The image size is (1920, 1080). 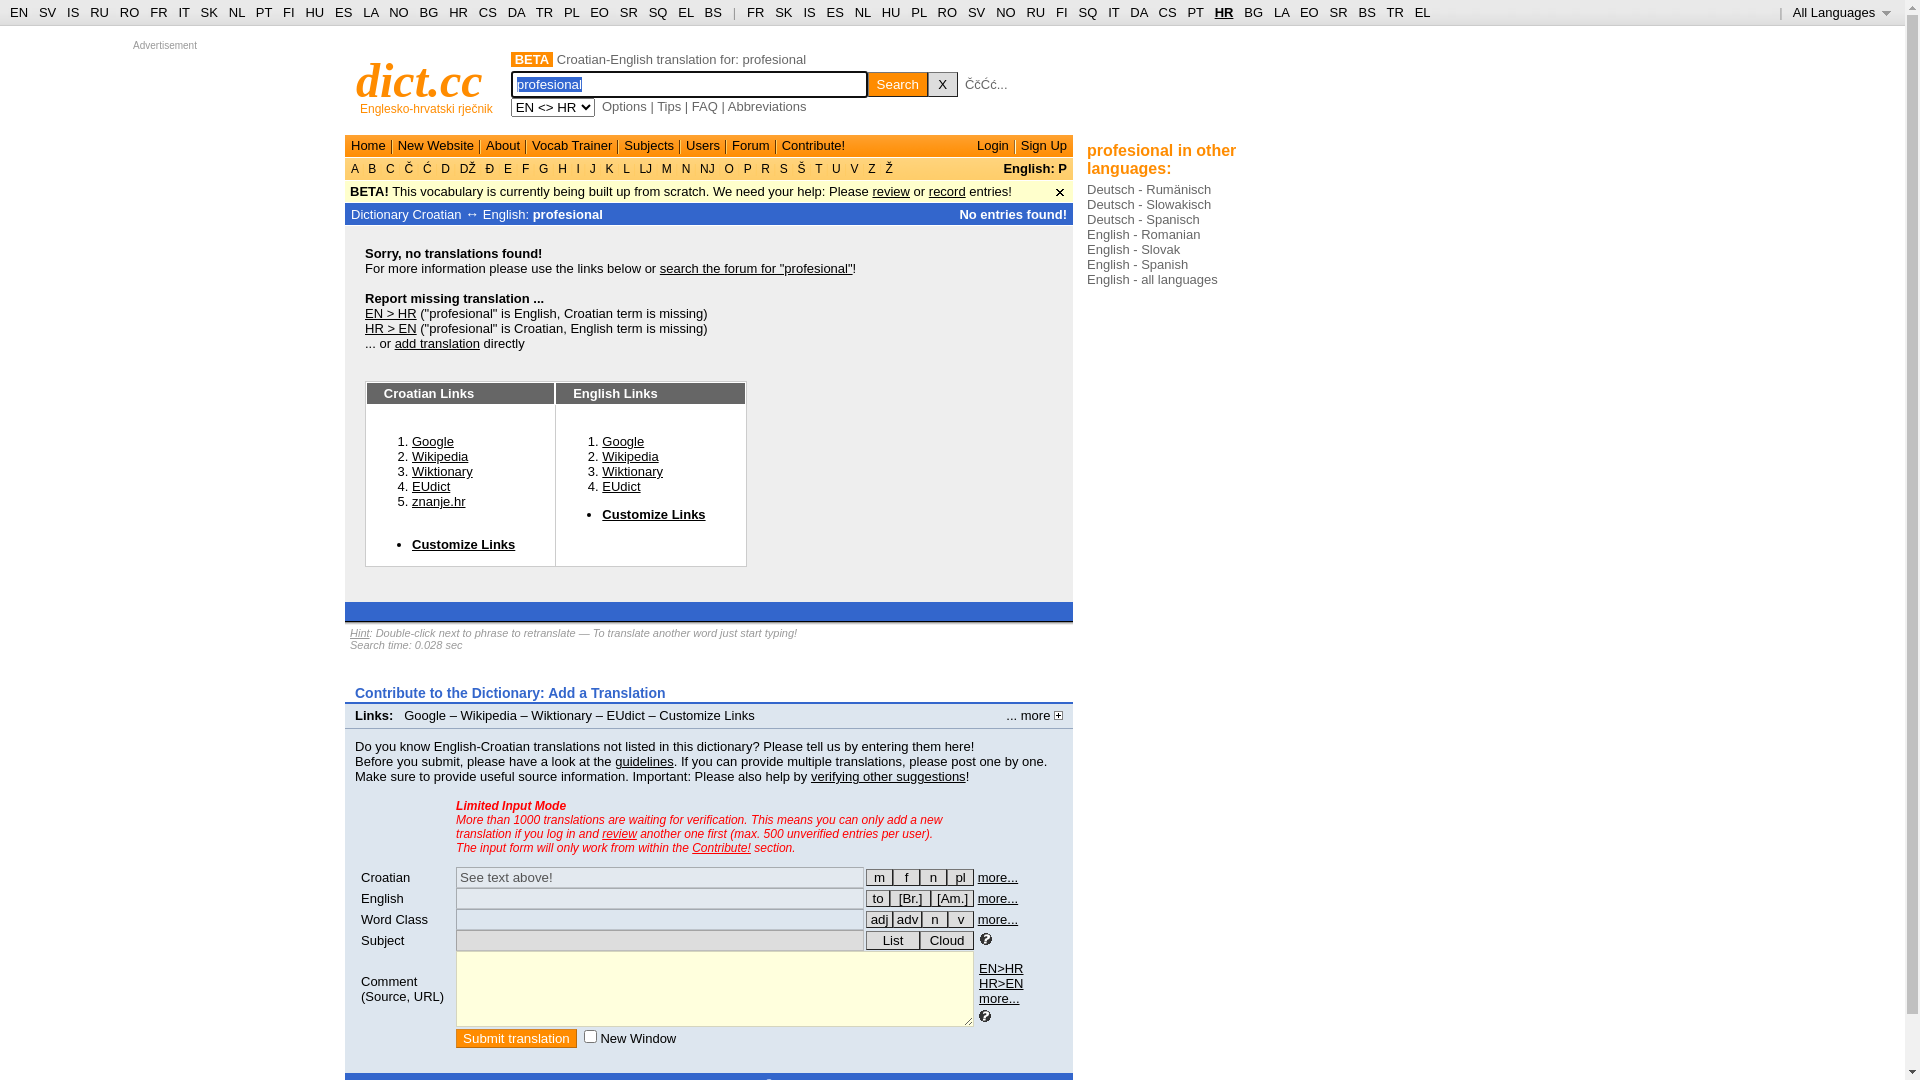 What do you see at coordinates (713, 12) in the screenshot?
I see `'BS'` at bounding box center [713, 12].